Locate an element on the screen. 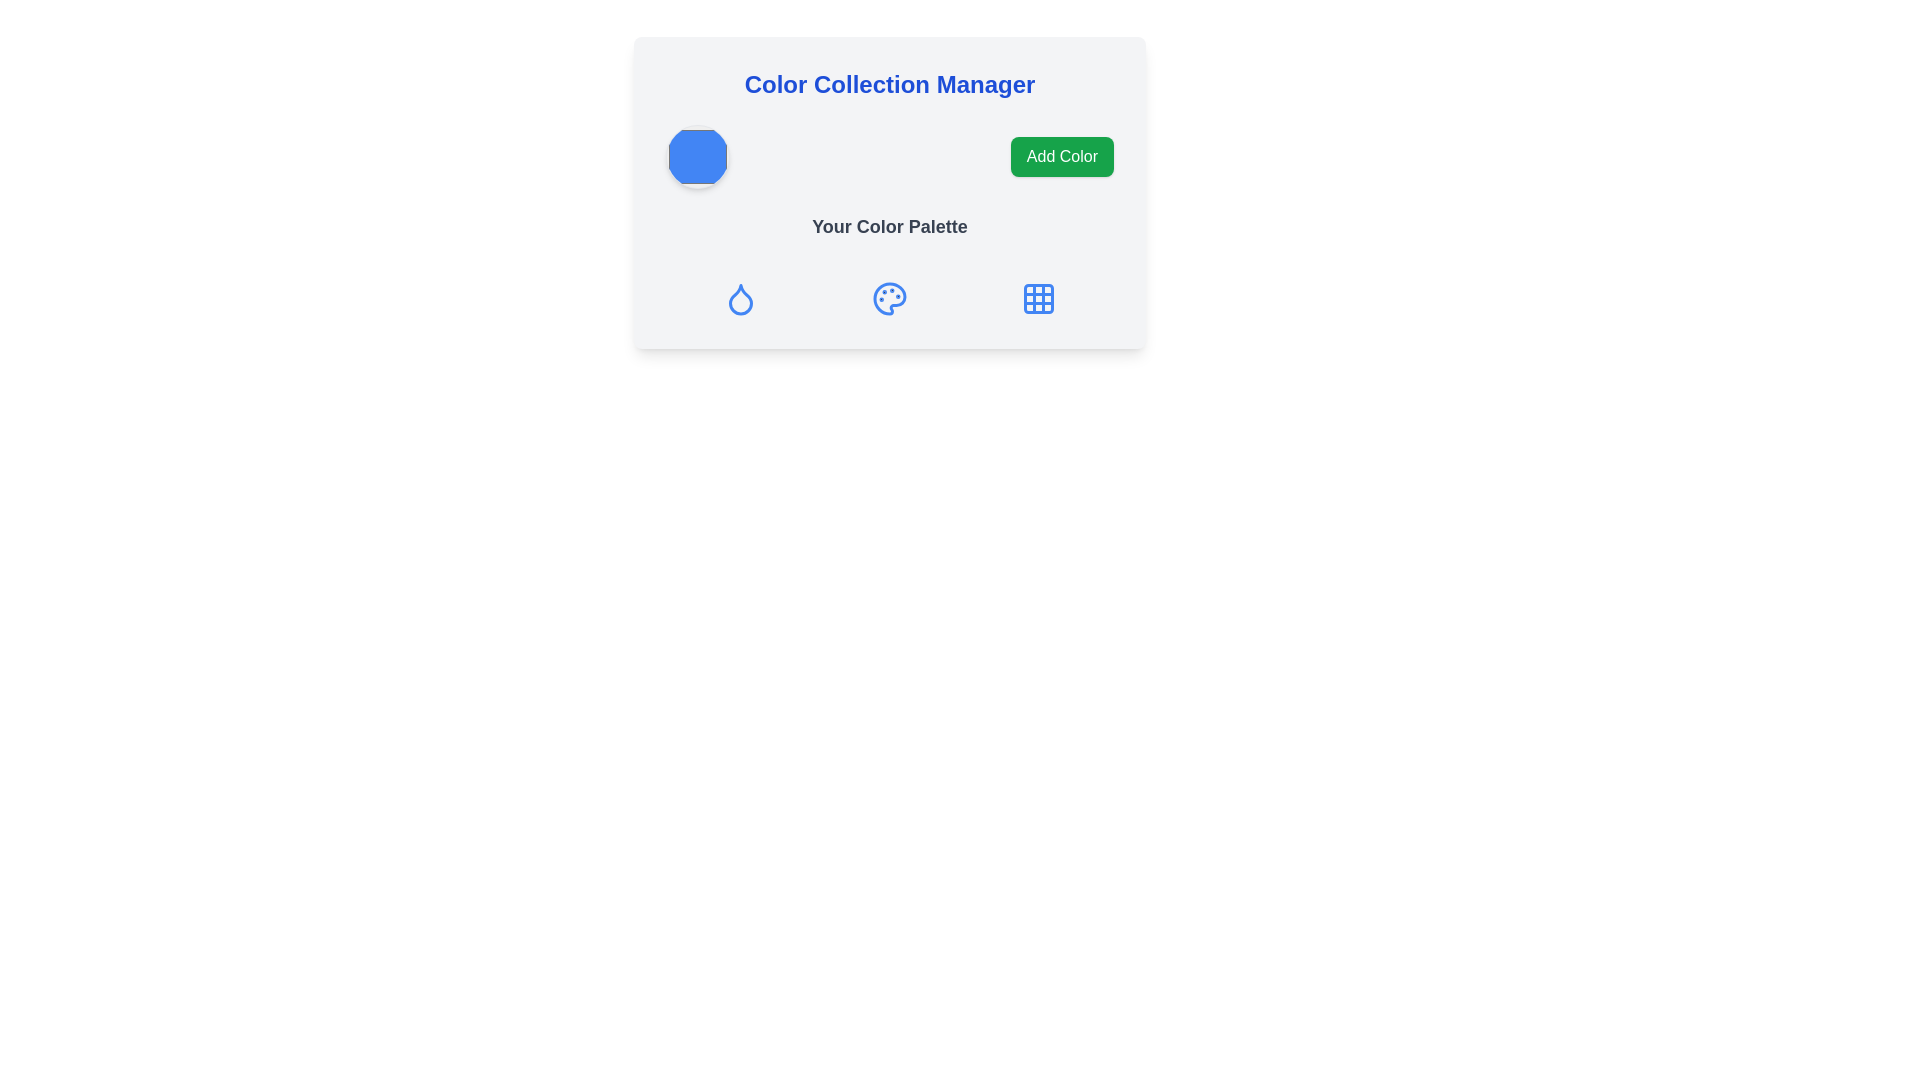  the color palette button, which is the second icon from the left in the horizontal sequence of icons, located between a droplet-shaped icon and a grid-shaped icon is located at coordinates (888, 299).